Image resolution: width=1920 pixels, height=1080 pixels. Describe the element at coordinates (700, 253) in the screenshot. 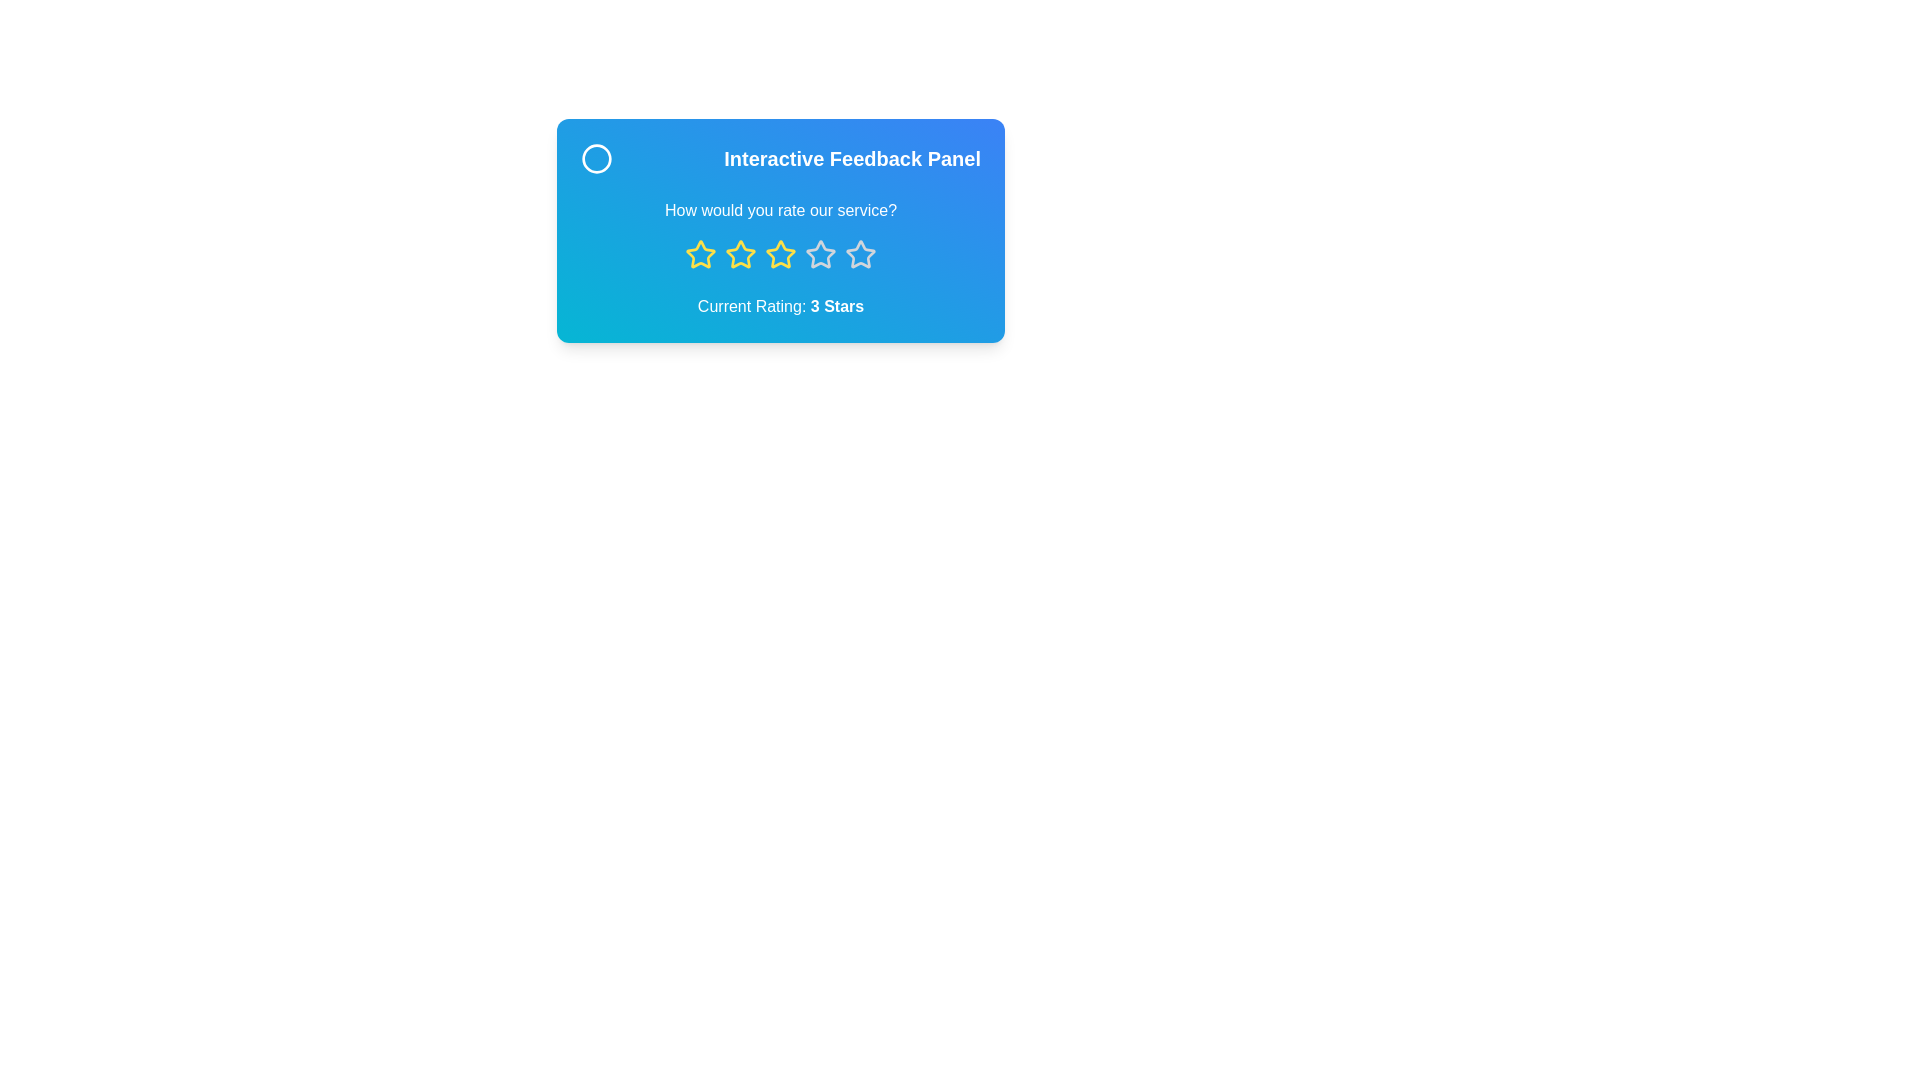

I see `the first star in the horizontal sequence of five stars` at that location.